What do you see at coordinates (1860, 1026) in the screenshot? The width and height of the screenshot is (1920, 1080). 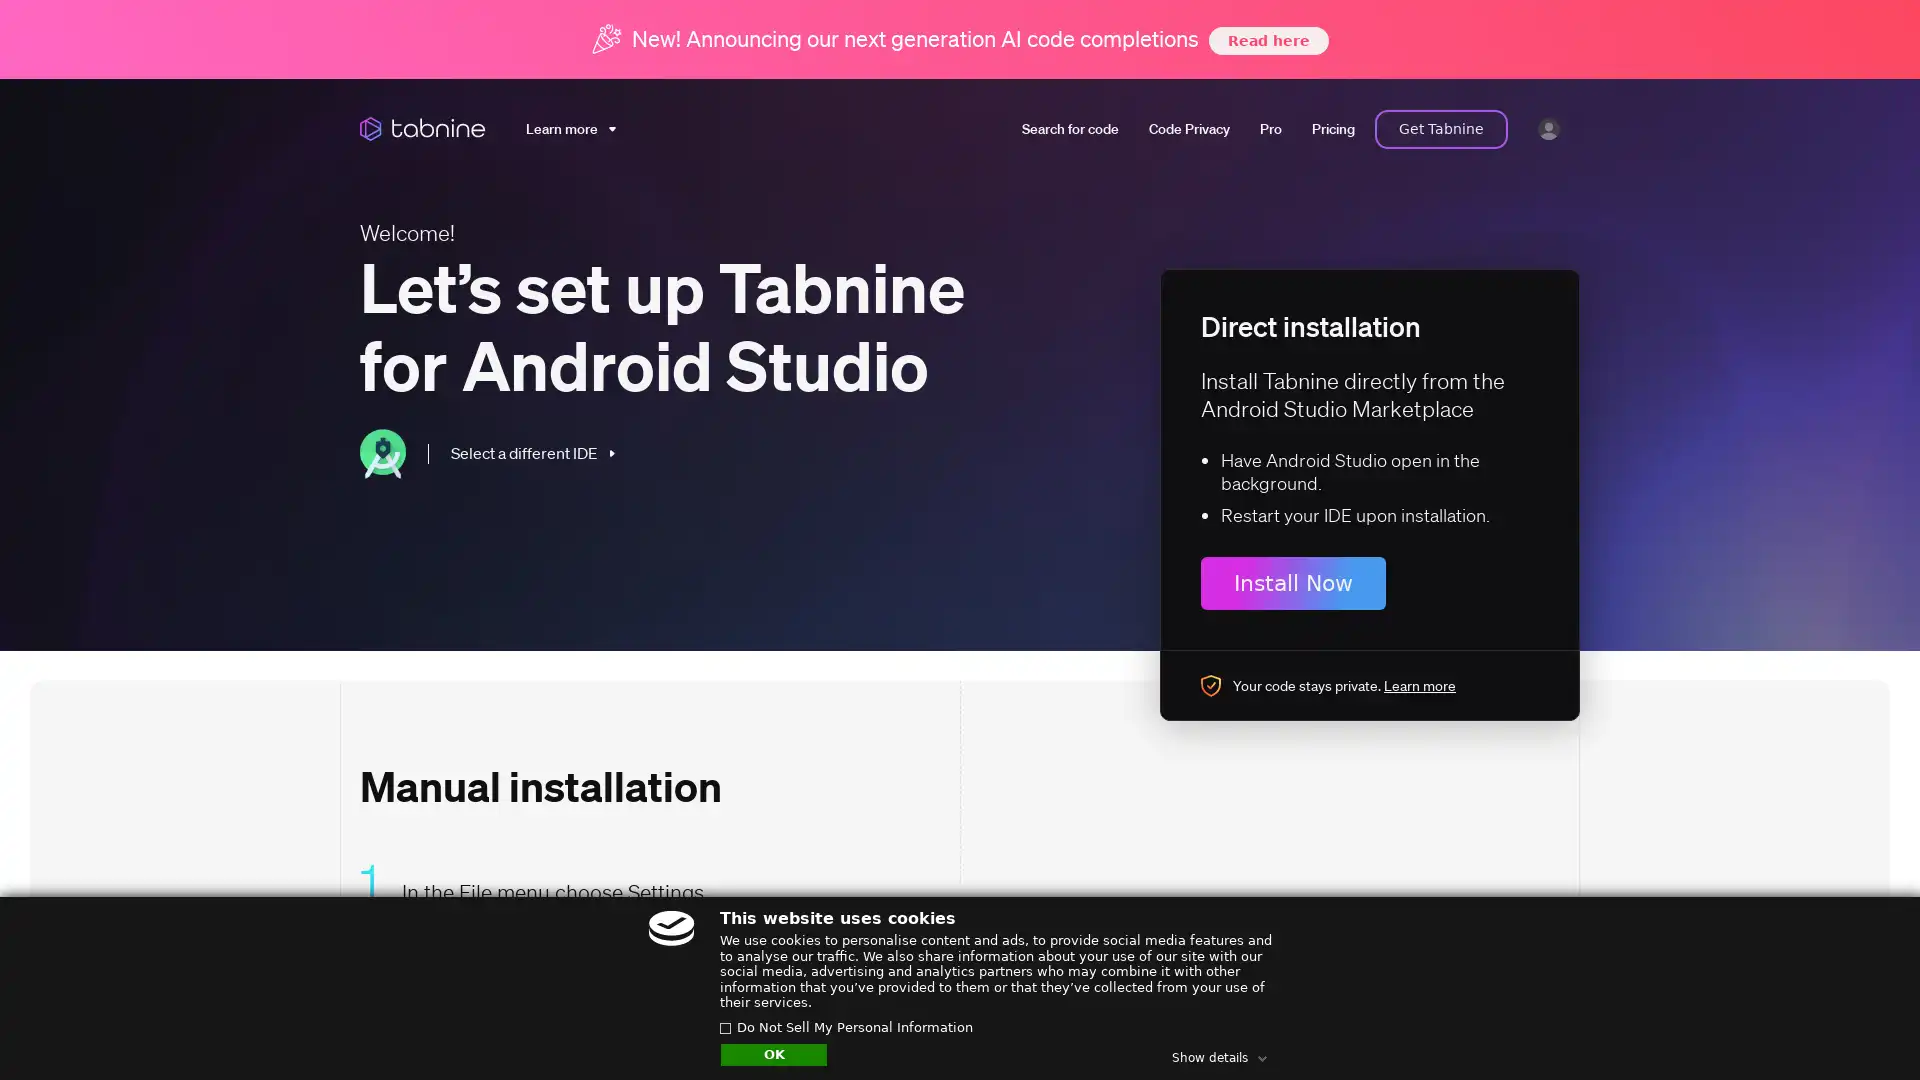 I see `Open` at bounding box center [1860, 1026].